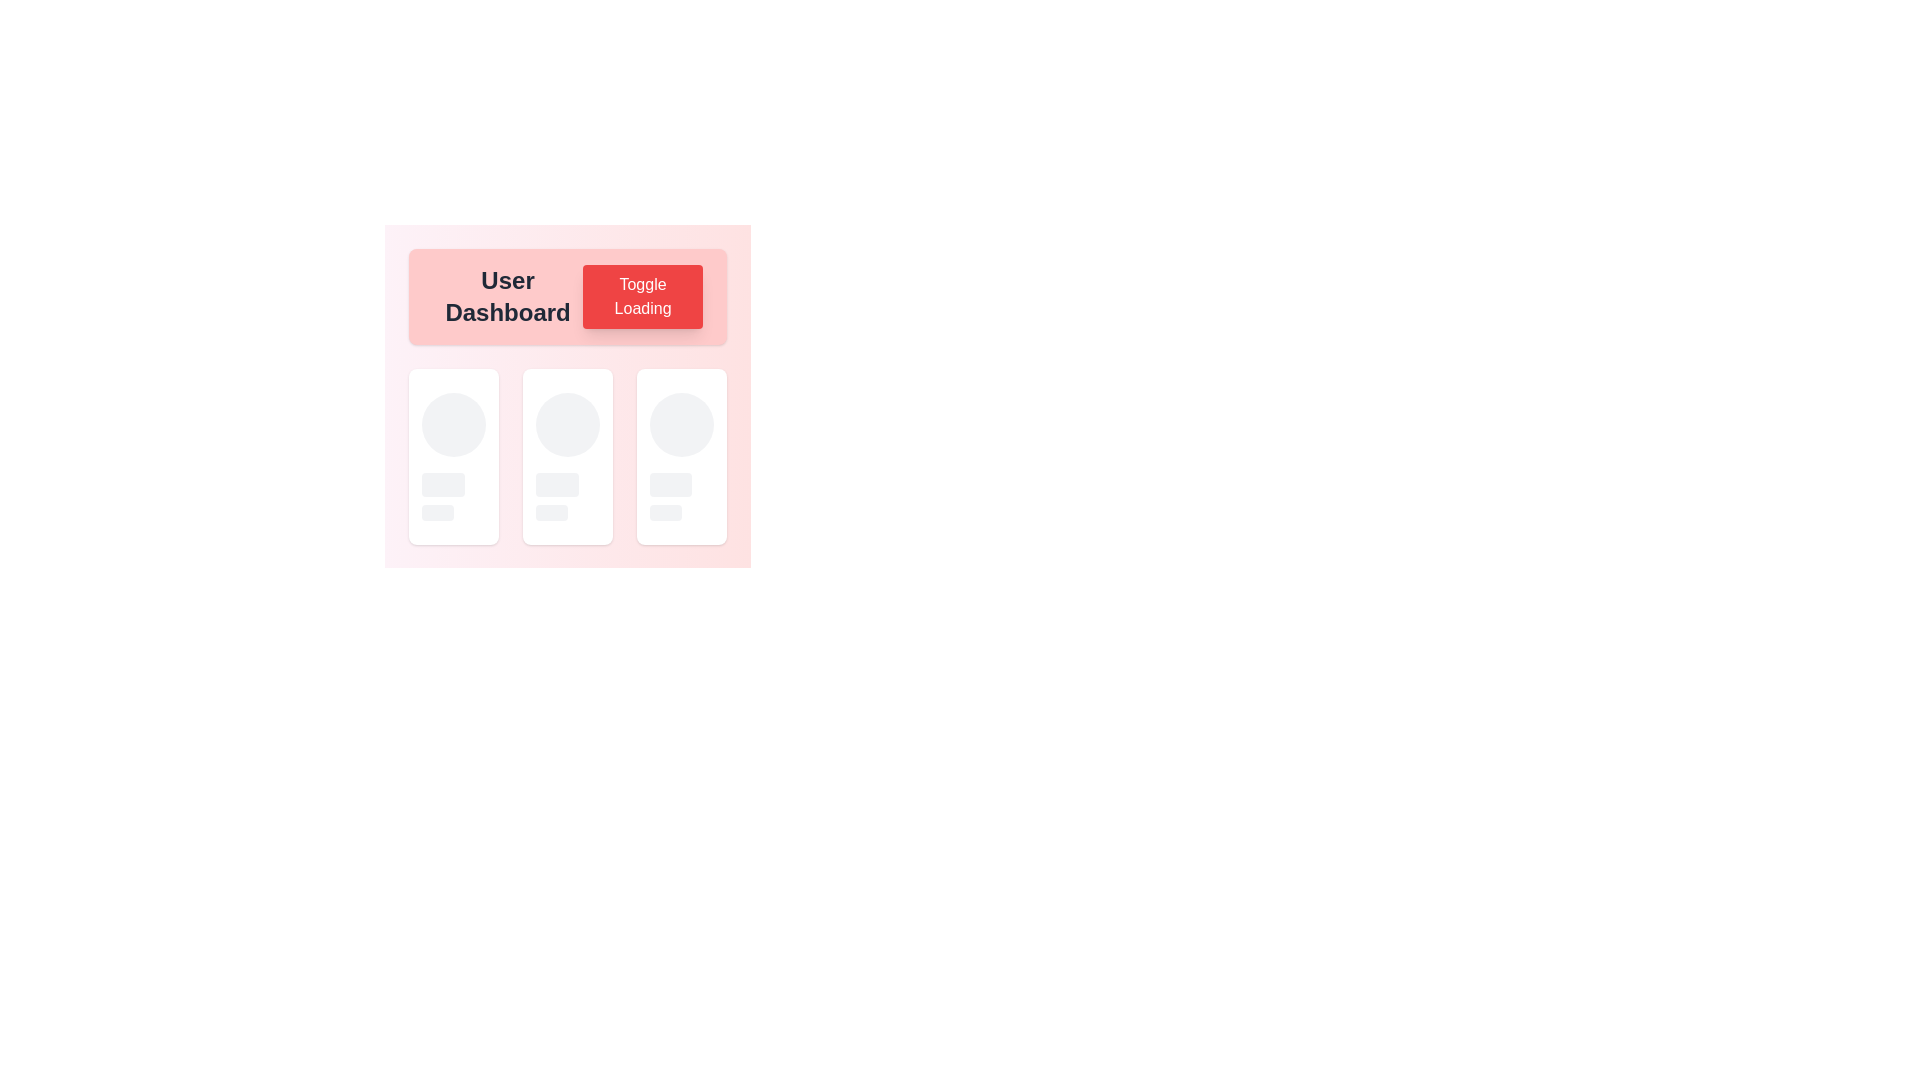  I want to click on the Placeholder Card, which is the first card in a row of three cards in a grid layout, located on the leftmost side, so click(453, 456).